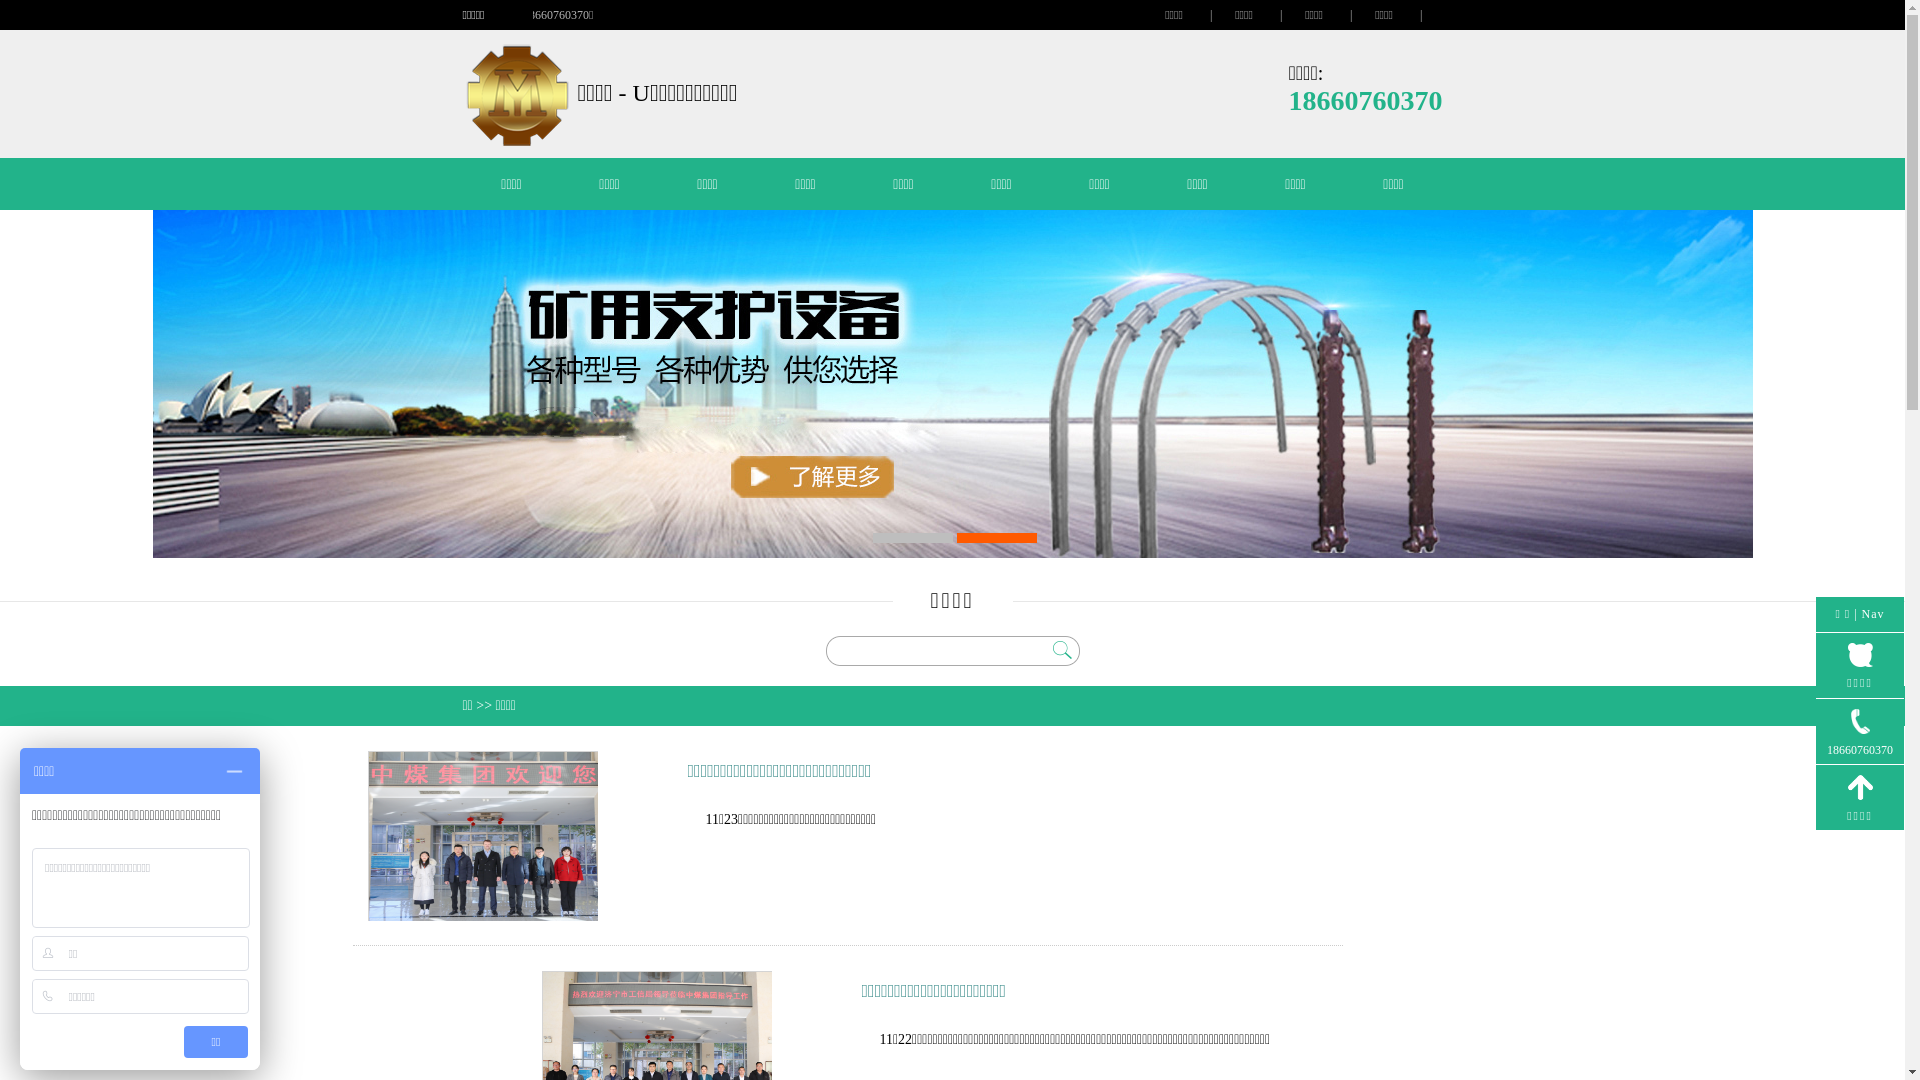 This screenshot has width=1920, height=1080. Describe the element at coordinates (996, 536) in the screenshot. I see `'2'` at that location.